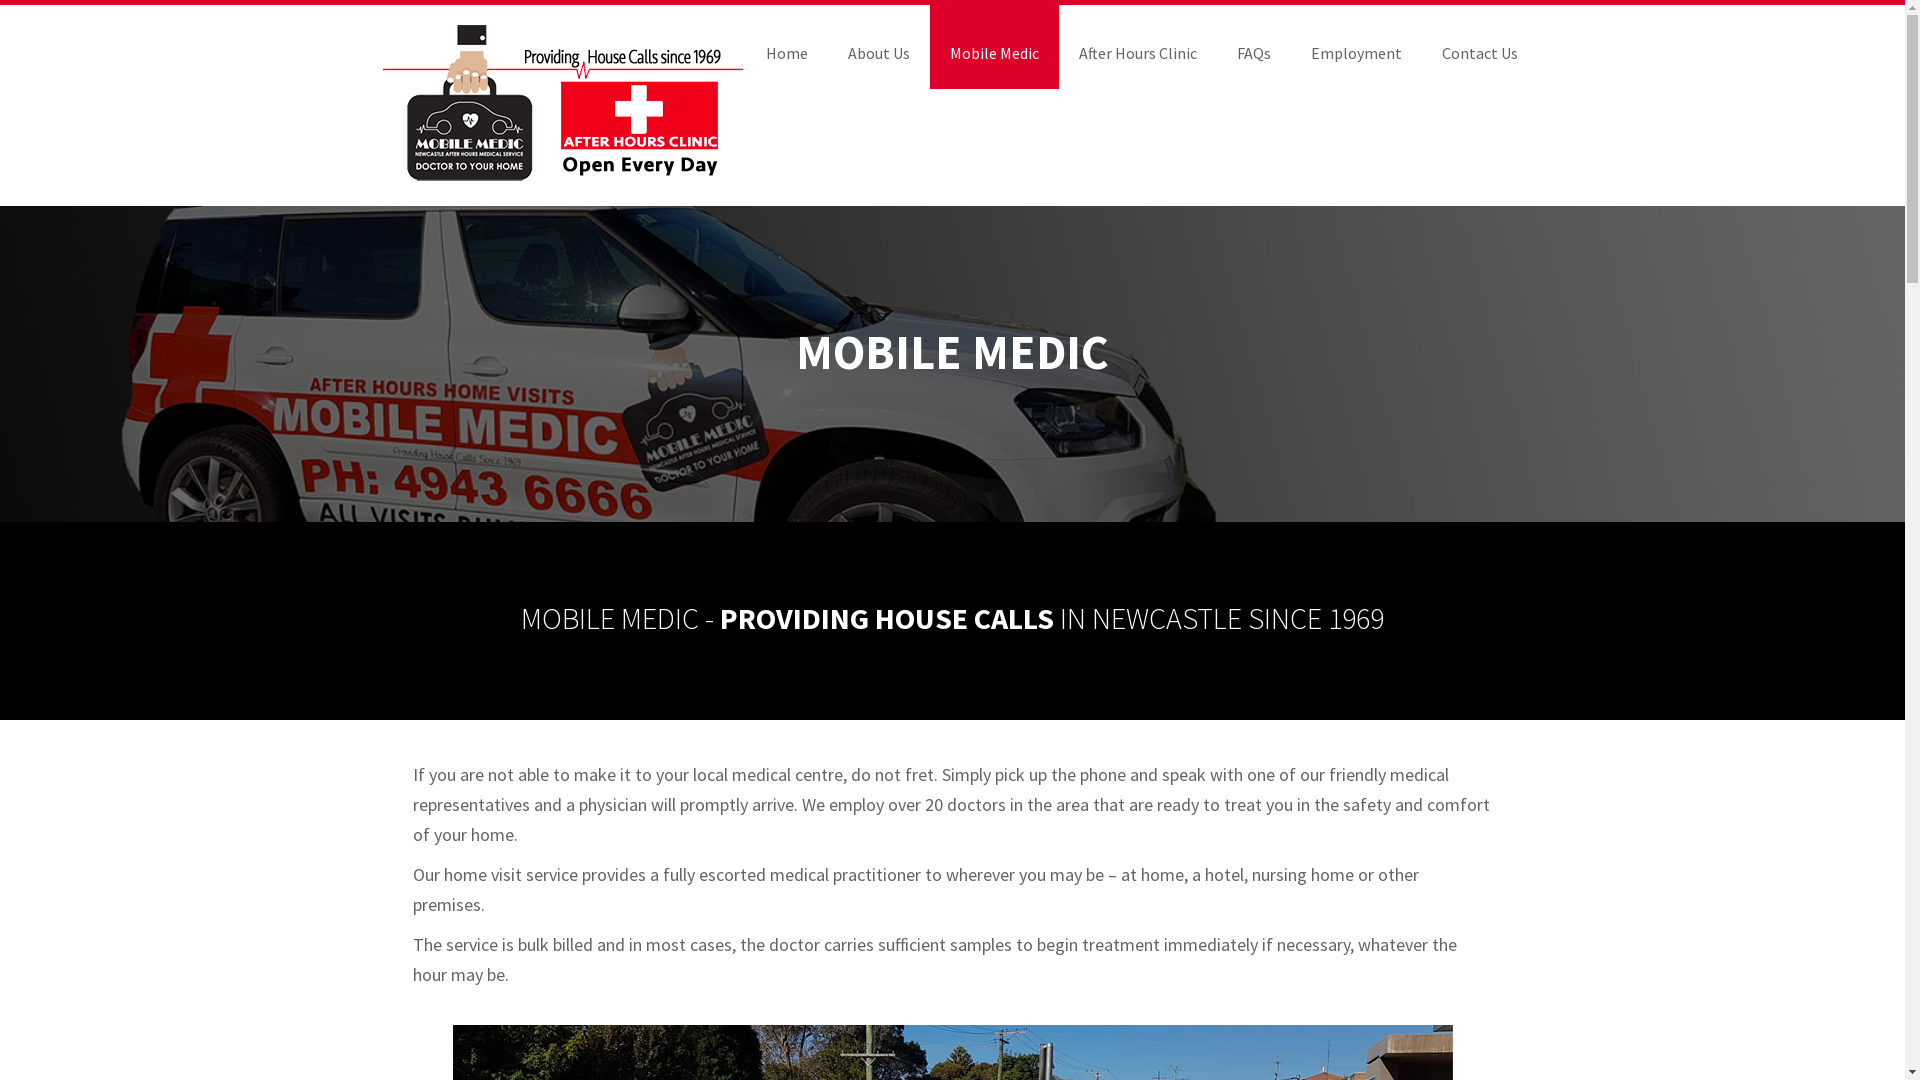  I want to click on 'About Us', so click(878, 45).